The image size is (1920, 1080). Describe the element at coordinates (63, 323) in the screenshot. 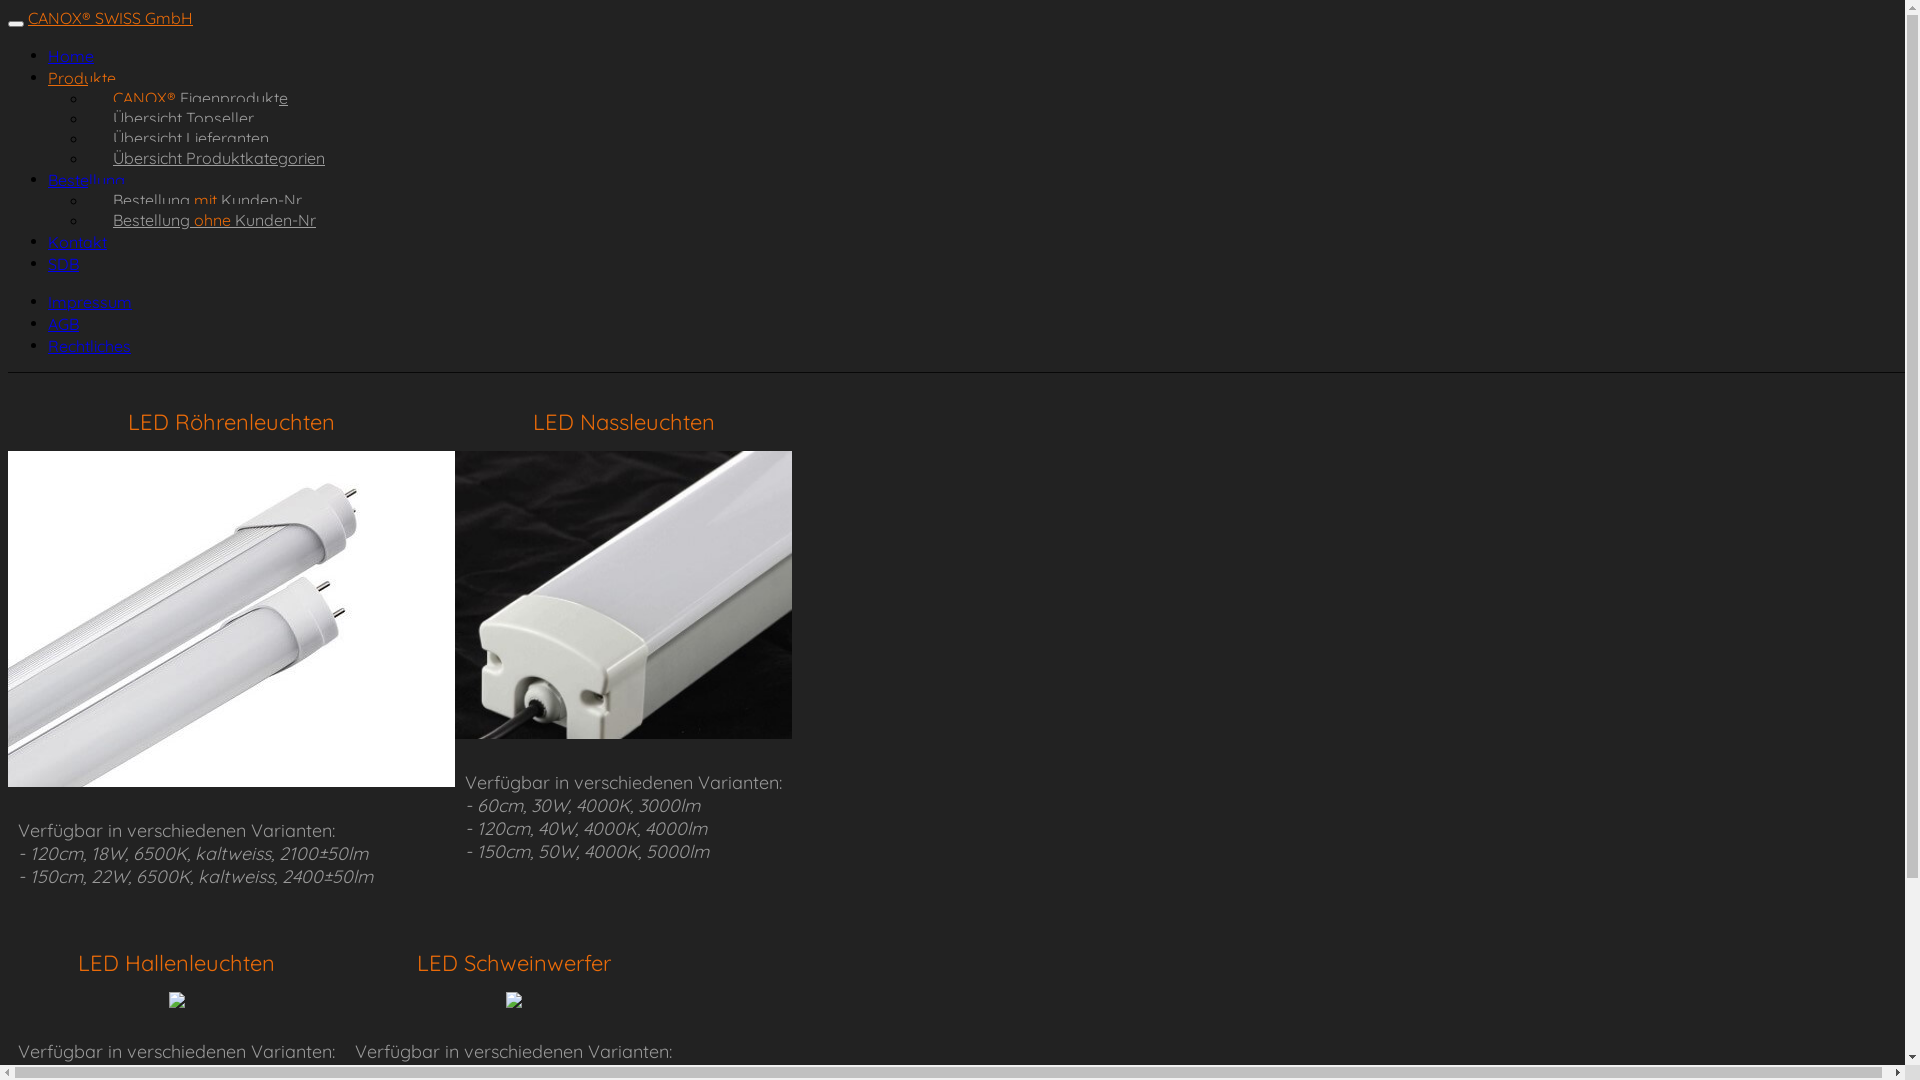

I see `'AGB'` at that location.